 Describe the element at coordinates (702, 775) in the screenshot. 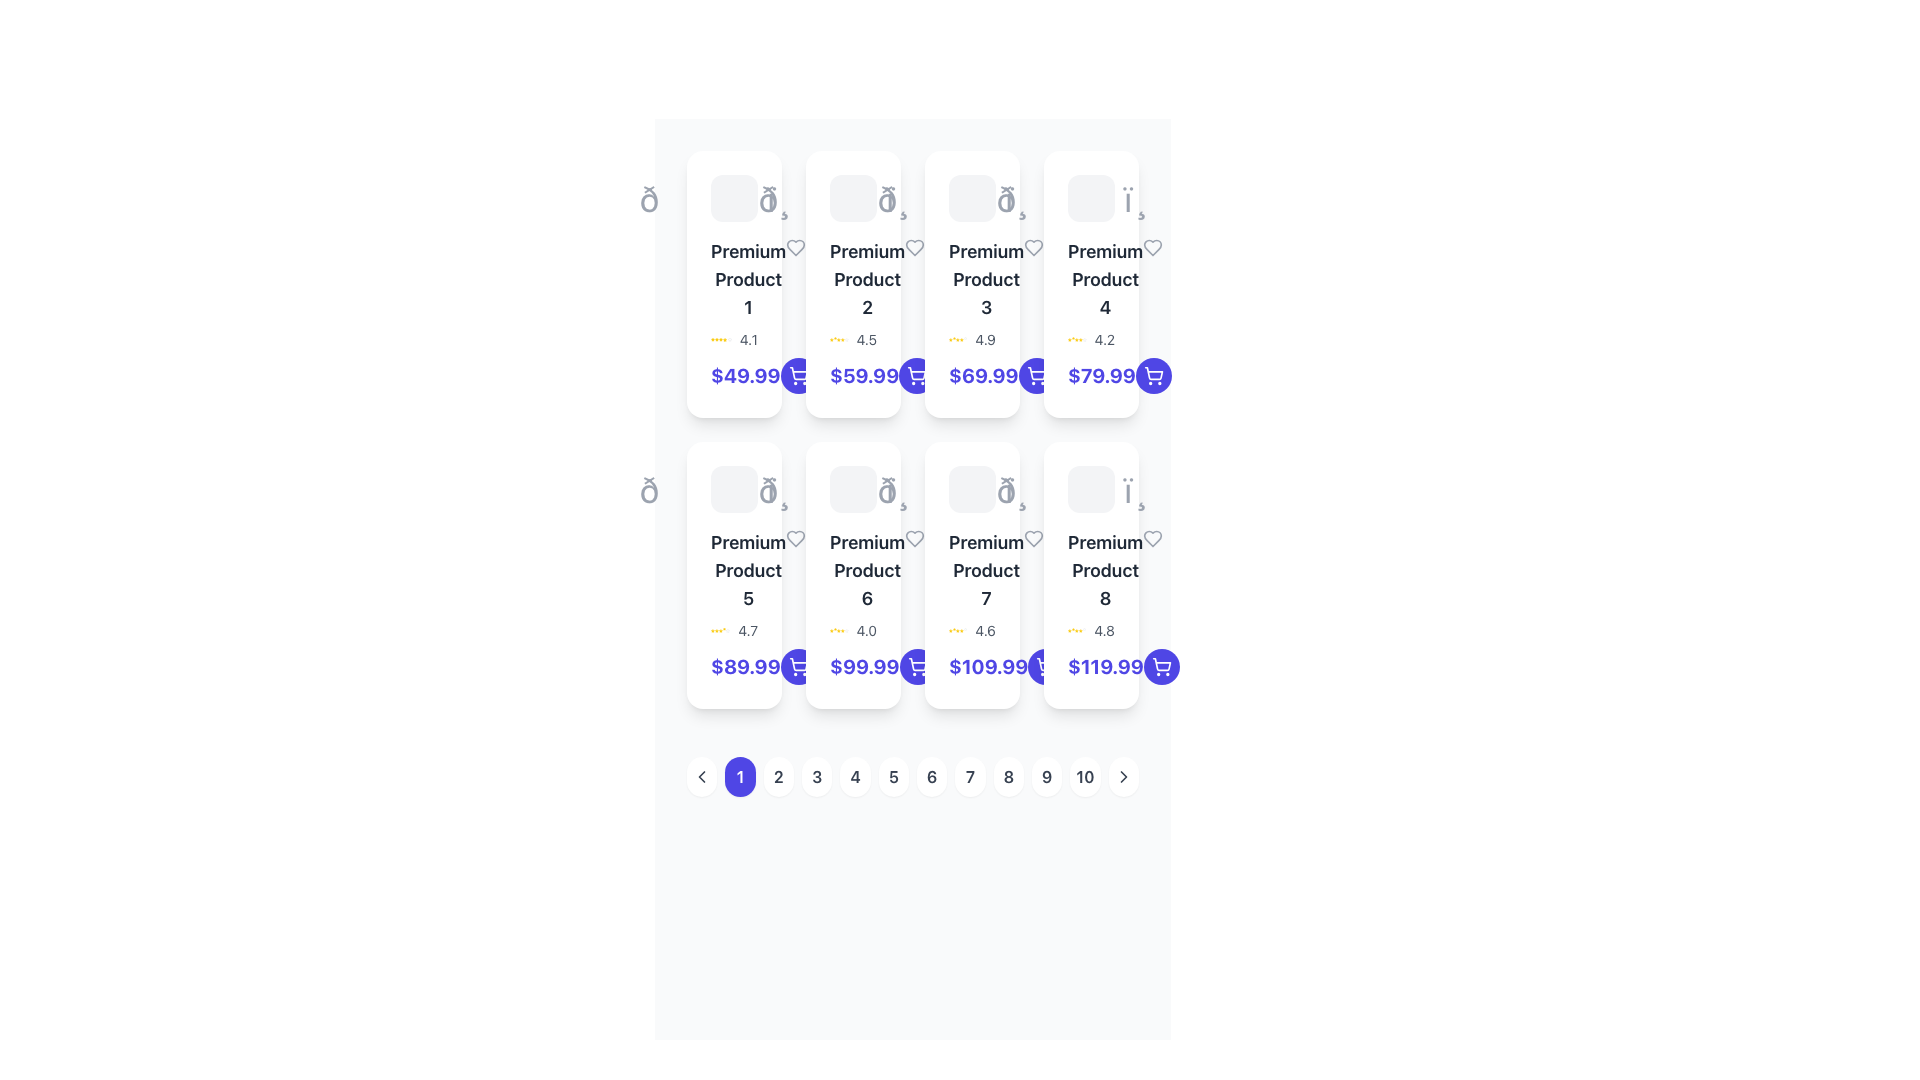

I see `the leftward-pointing chevron icon located in the bottom navigation area` at that location.